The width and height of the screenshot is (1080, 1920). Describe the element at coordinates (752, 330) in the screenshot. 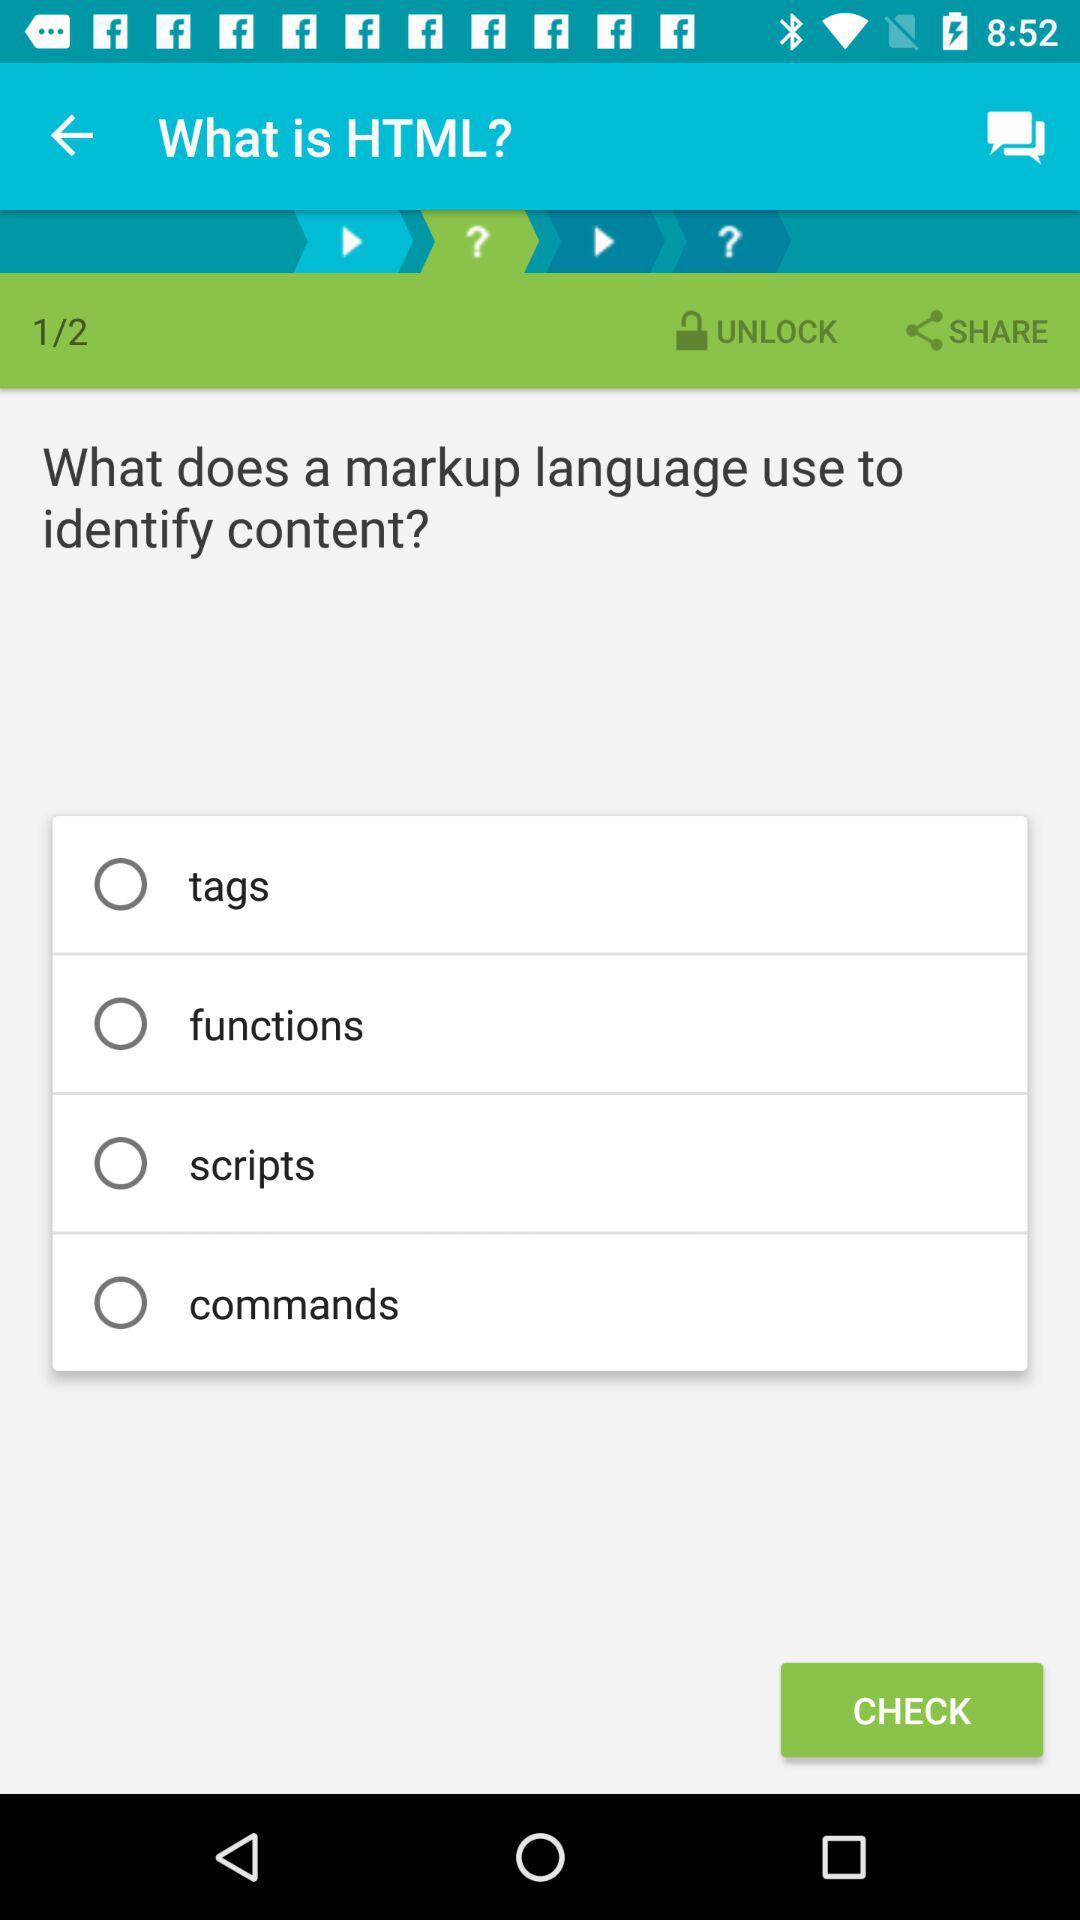

I see `item to the left of the share item` at that location.